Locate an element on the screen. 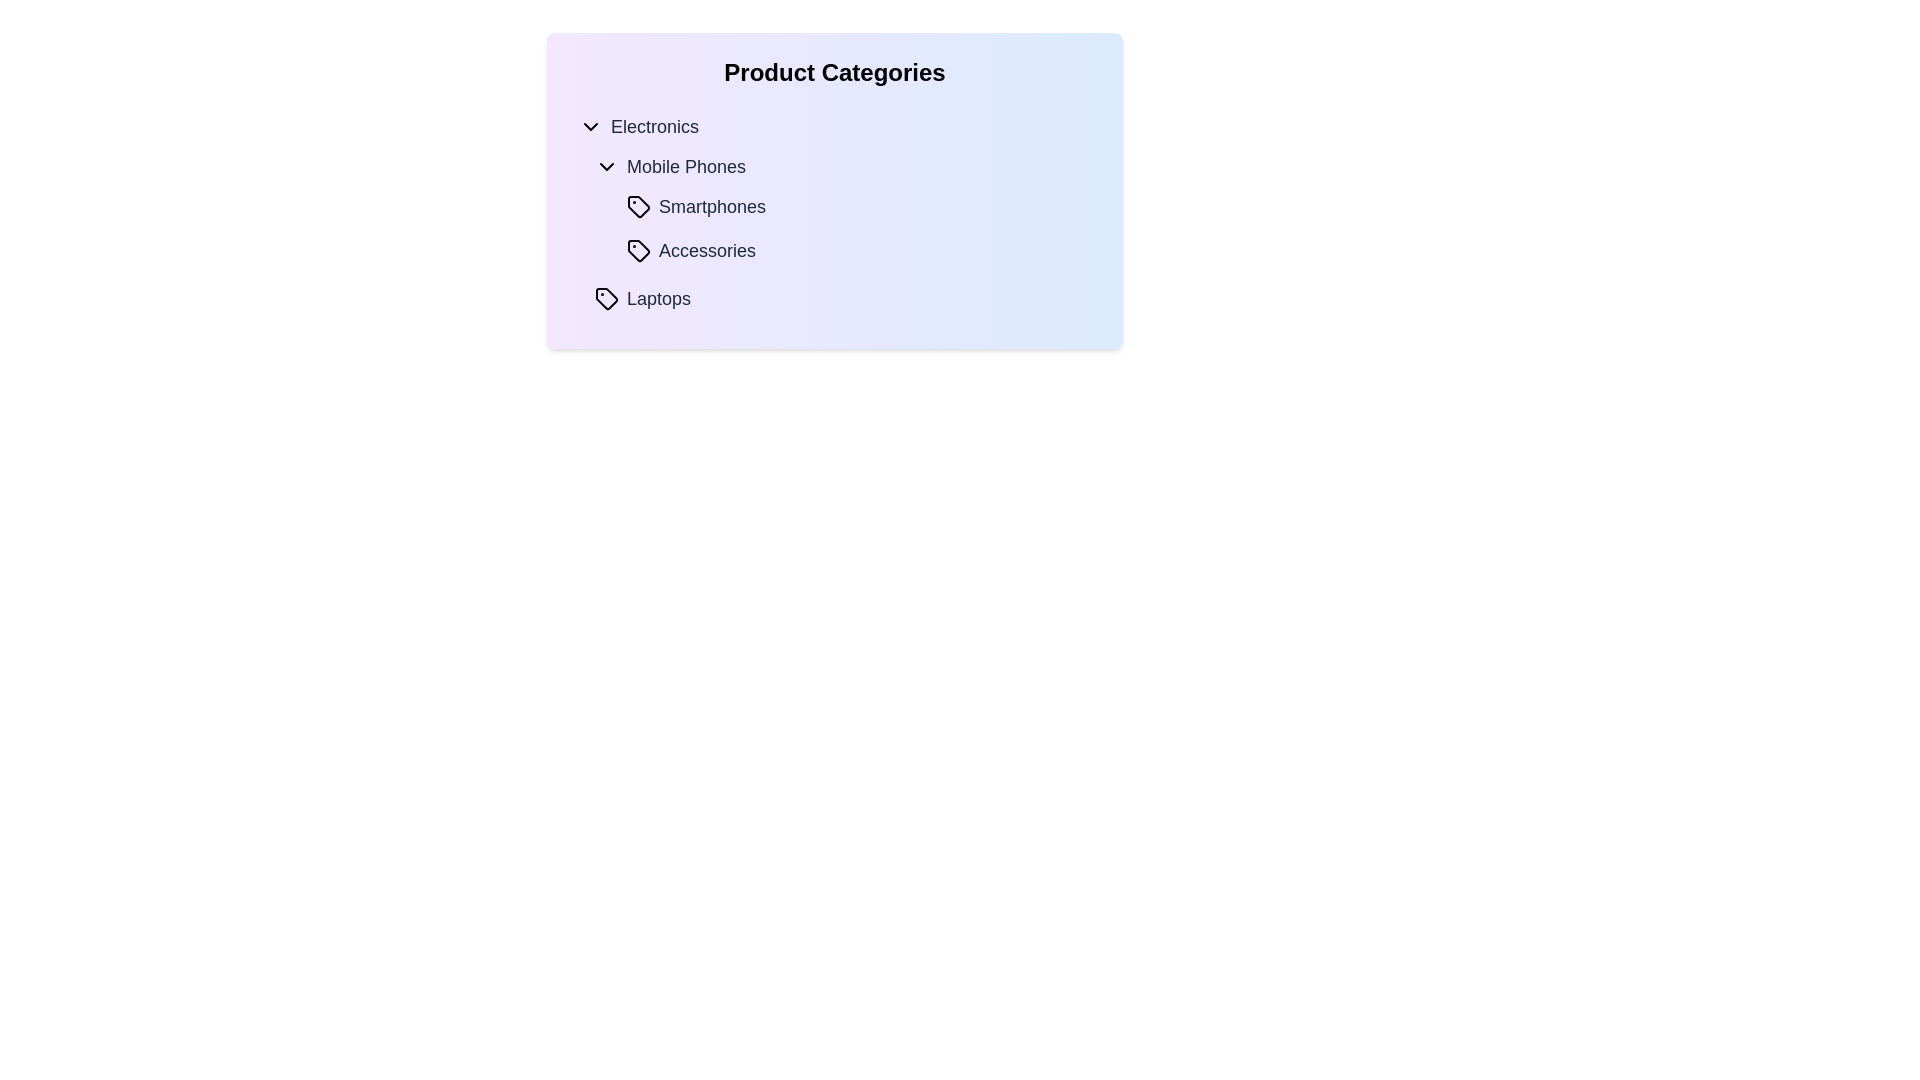 This screenshot has width=1920, height=1080. the stylized tag icon associated with the 'Accessories' option in the 'Product Categories' menu is located at coordinates (637, 249).